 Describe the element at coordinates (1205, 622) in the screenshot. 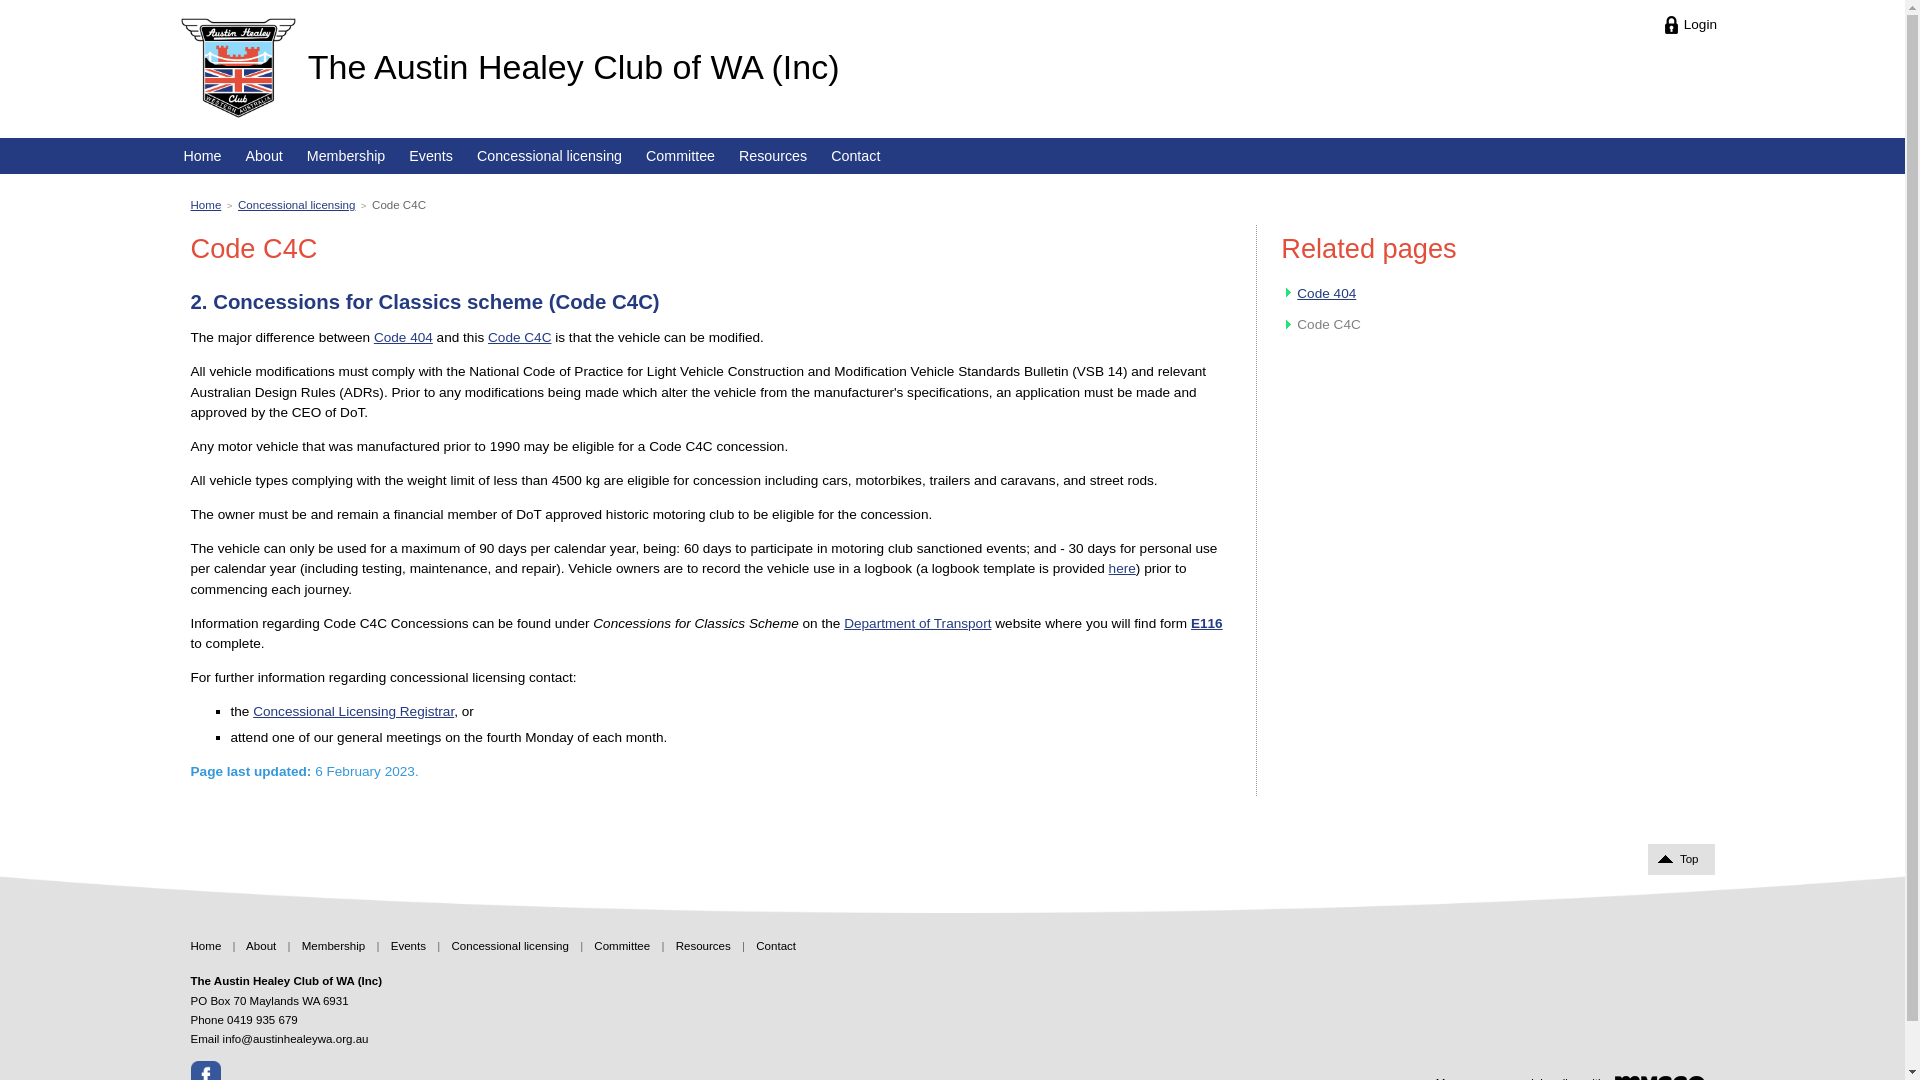

I see `'E116'` at that location.